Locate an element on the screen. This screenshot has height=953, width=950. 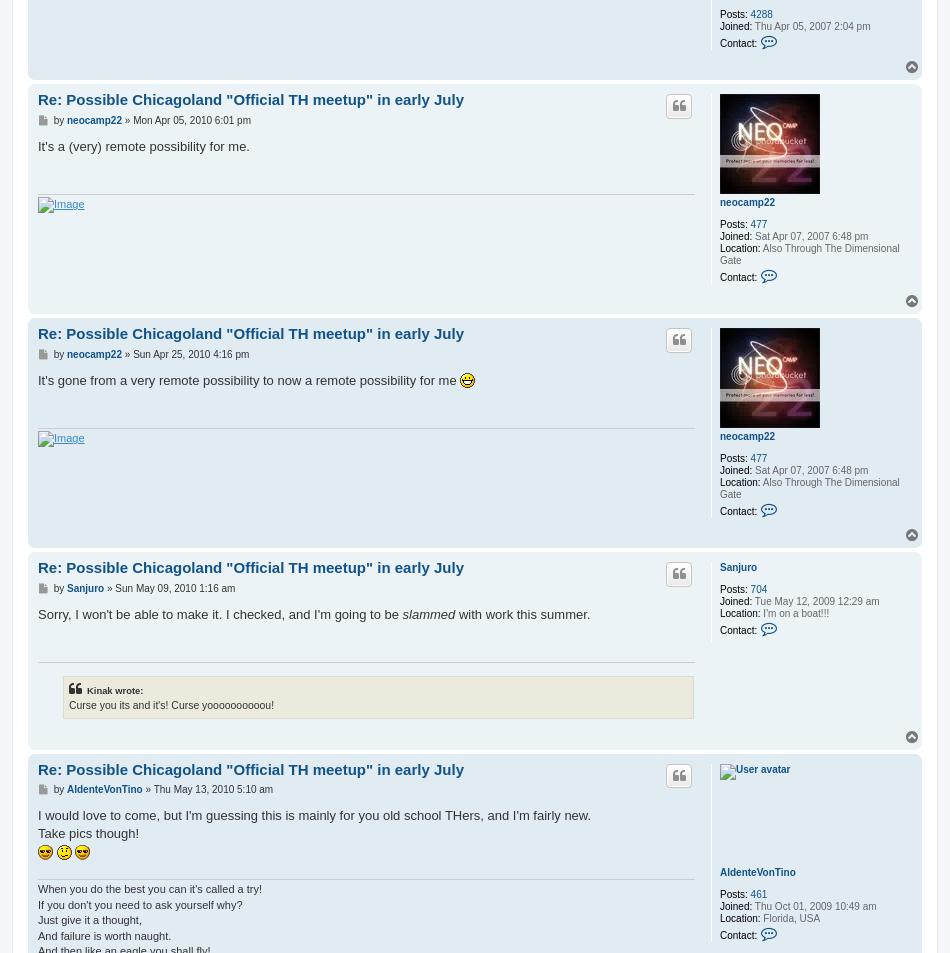
'Sun May 09, 2010 1:16 am' is located at coordinates (174, 587).